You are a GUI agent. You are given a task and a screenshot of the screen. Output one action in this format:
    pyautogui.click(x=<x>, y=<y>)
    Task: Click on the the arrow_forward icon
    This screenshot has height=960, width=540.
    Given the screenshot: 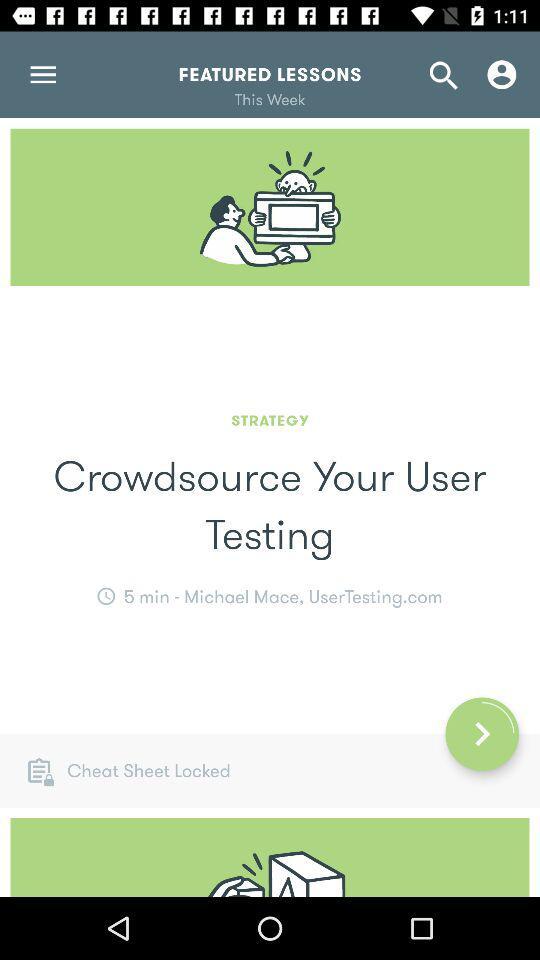 What is the action you would take?
    pyautogui.click(x=481, y=733)
    